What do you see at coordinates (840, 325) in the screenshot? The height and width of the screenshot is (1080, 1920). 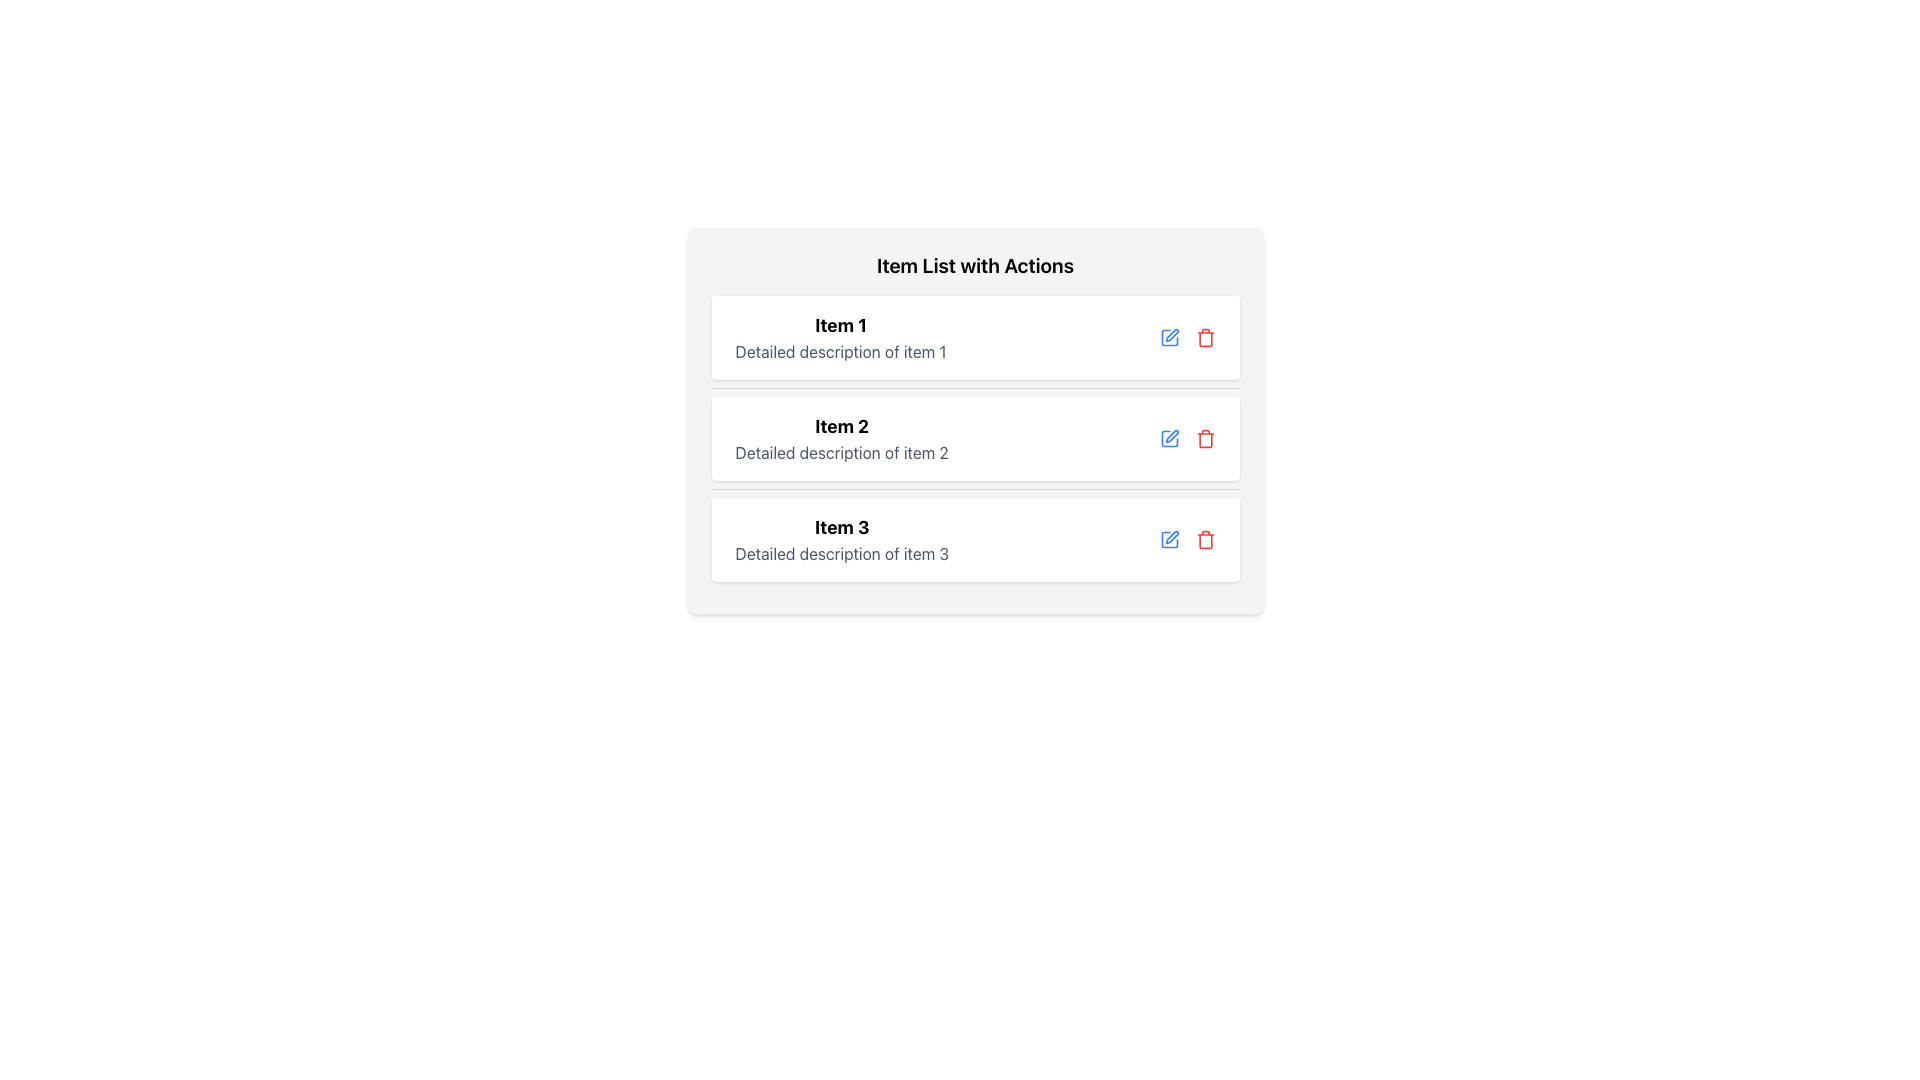 I see `text label that serves as the title for the first item in the list, located in the header above the detailed description` at bounding box center [840, 325].